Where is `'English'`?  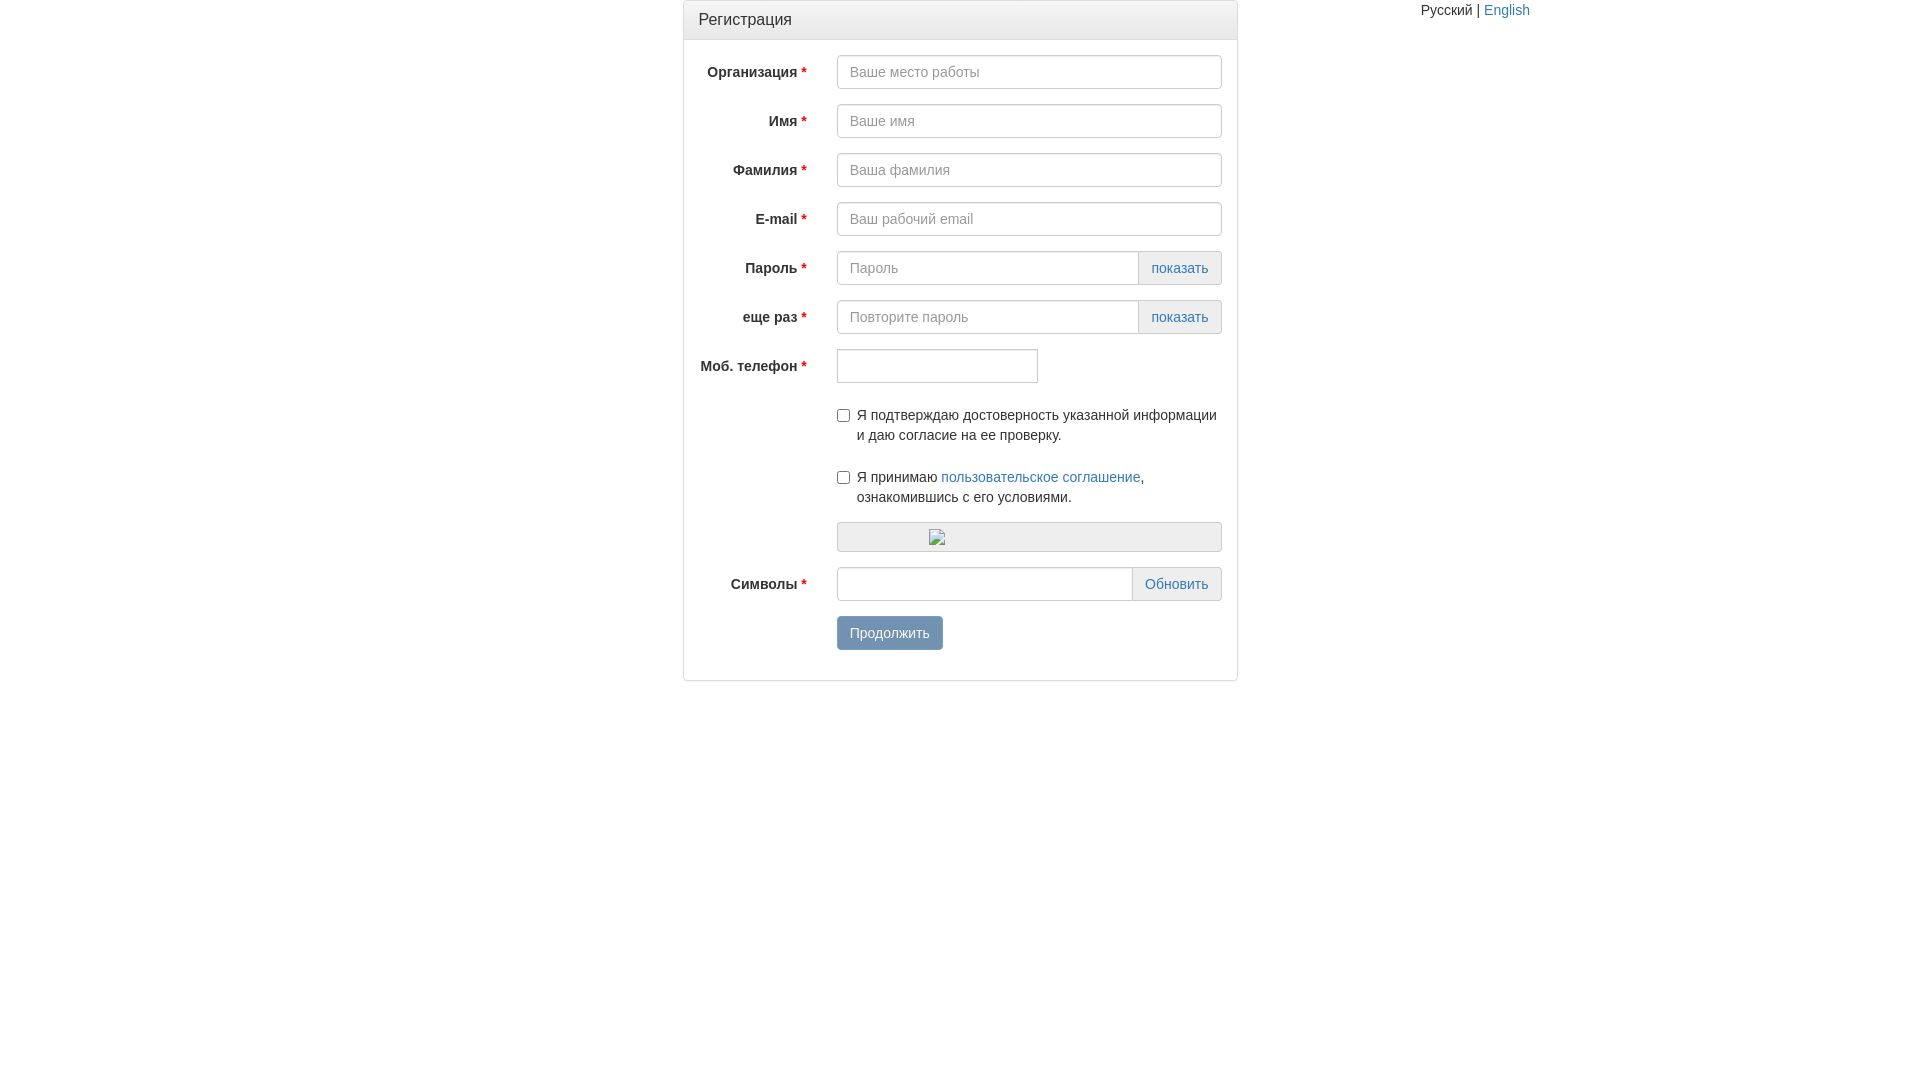 'English' is located at coordinates (1507, 10).